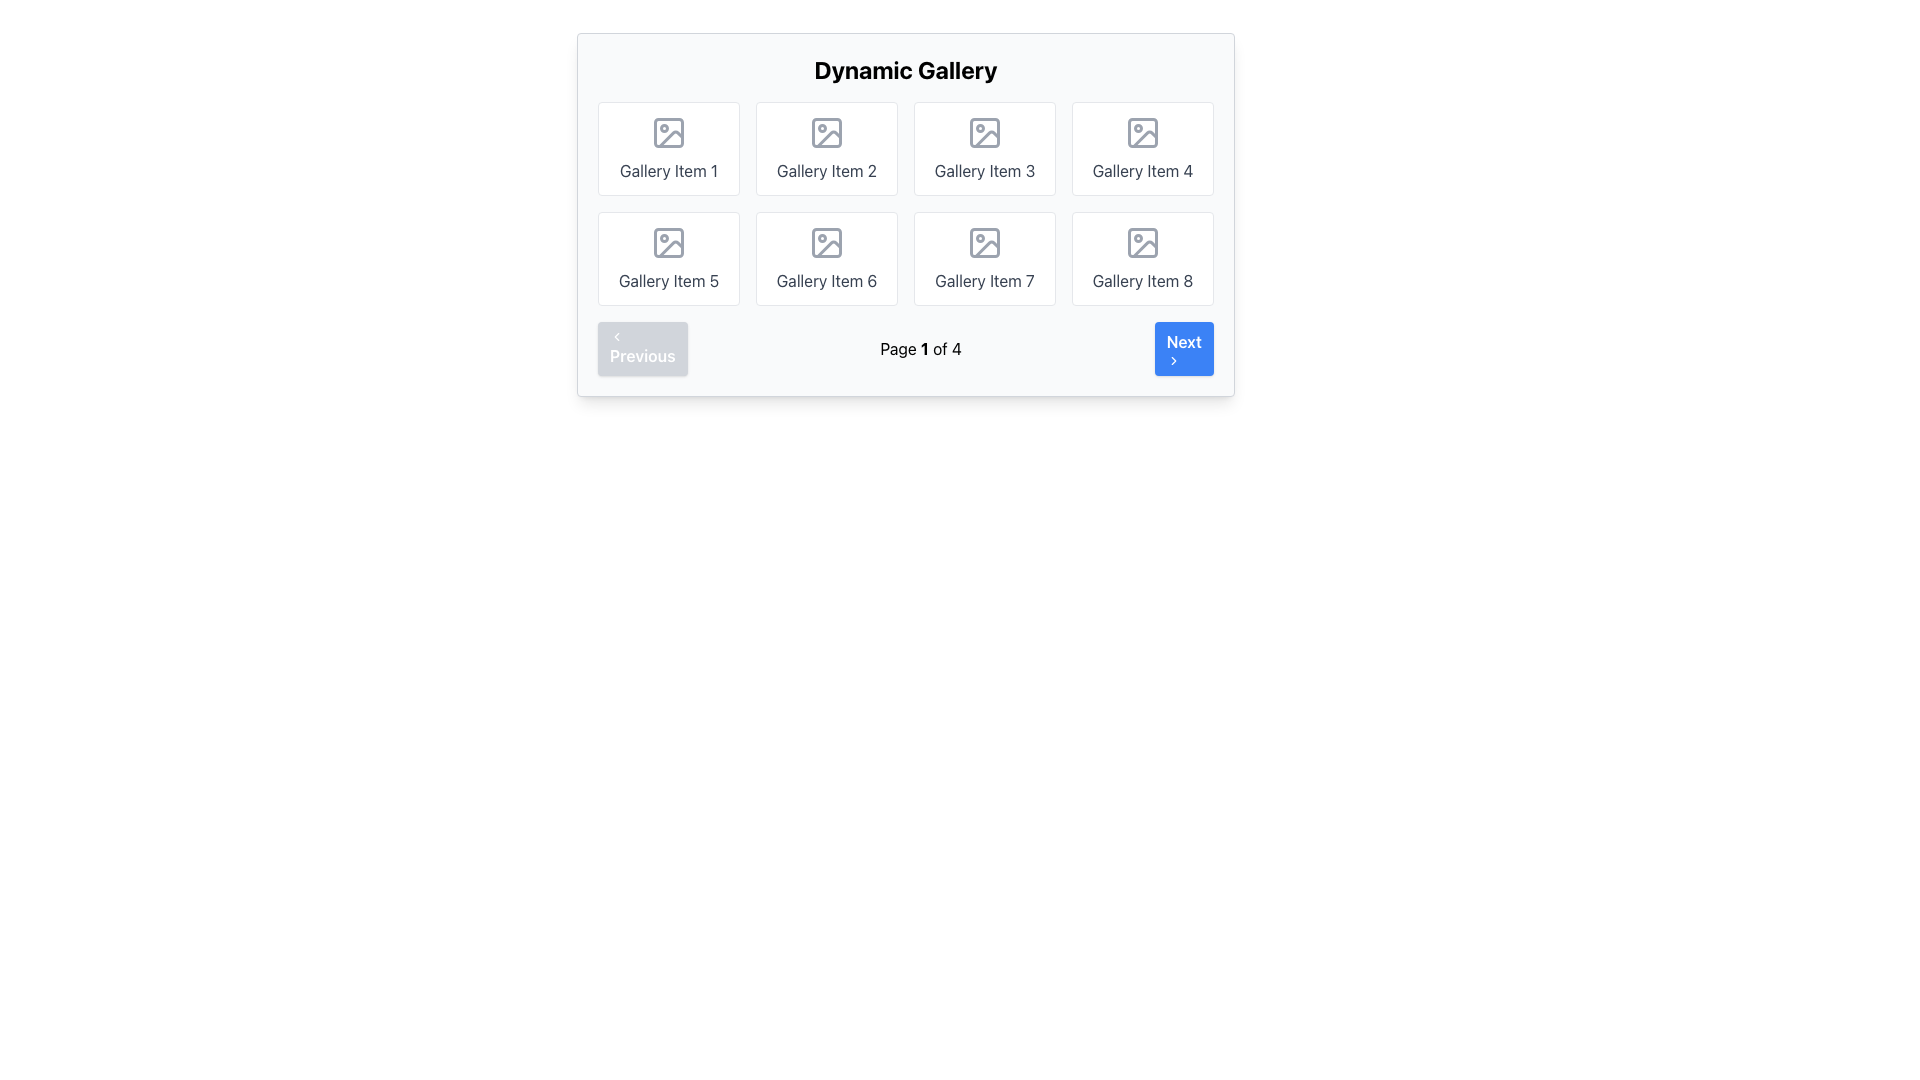 The width and height of the screenshot is (1920, 1080). What do you see at coordinates (984, 132) in the screenshot?
I see `the icon shaped like an outlined photo frame with rounded corners, located in the grid under 'Dynamic Gallery' within 'Gallery Item 3'` at bounding box center [984, 132].